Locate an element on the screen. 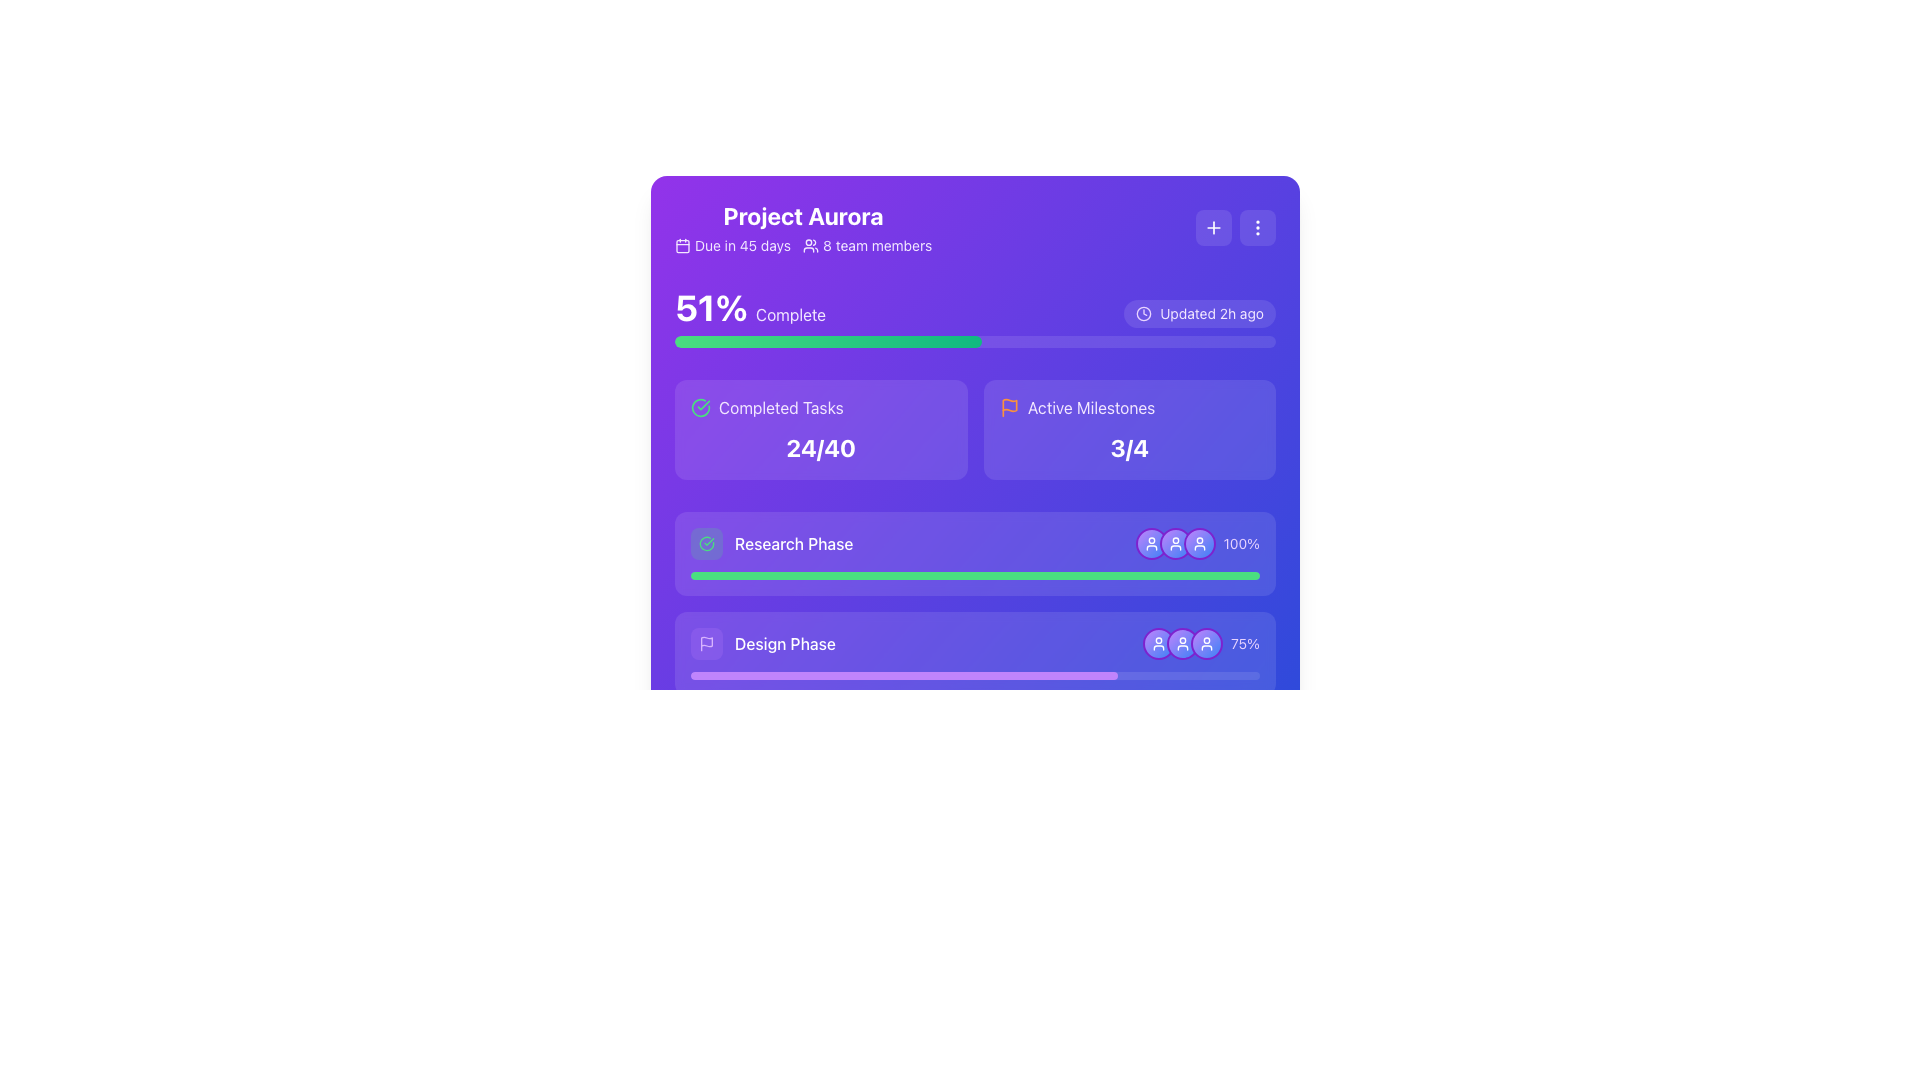 The height and width of the screenshot is (1080, 1920). the white user silhouette icon with a circular gradient background located at the top-right corner of the header section is located at coordinates (1182, 644).